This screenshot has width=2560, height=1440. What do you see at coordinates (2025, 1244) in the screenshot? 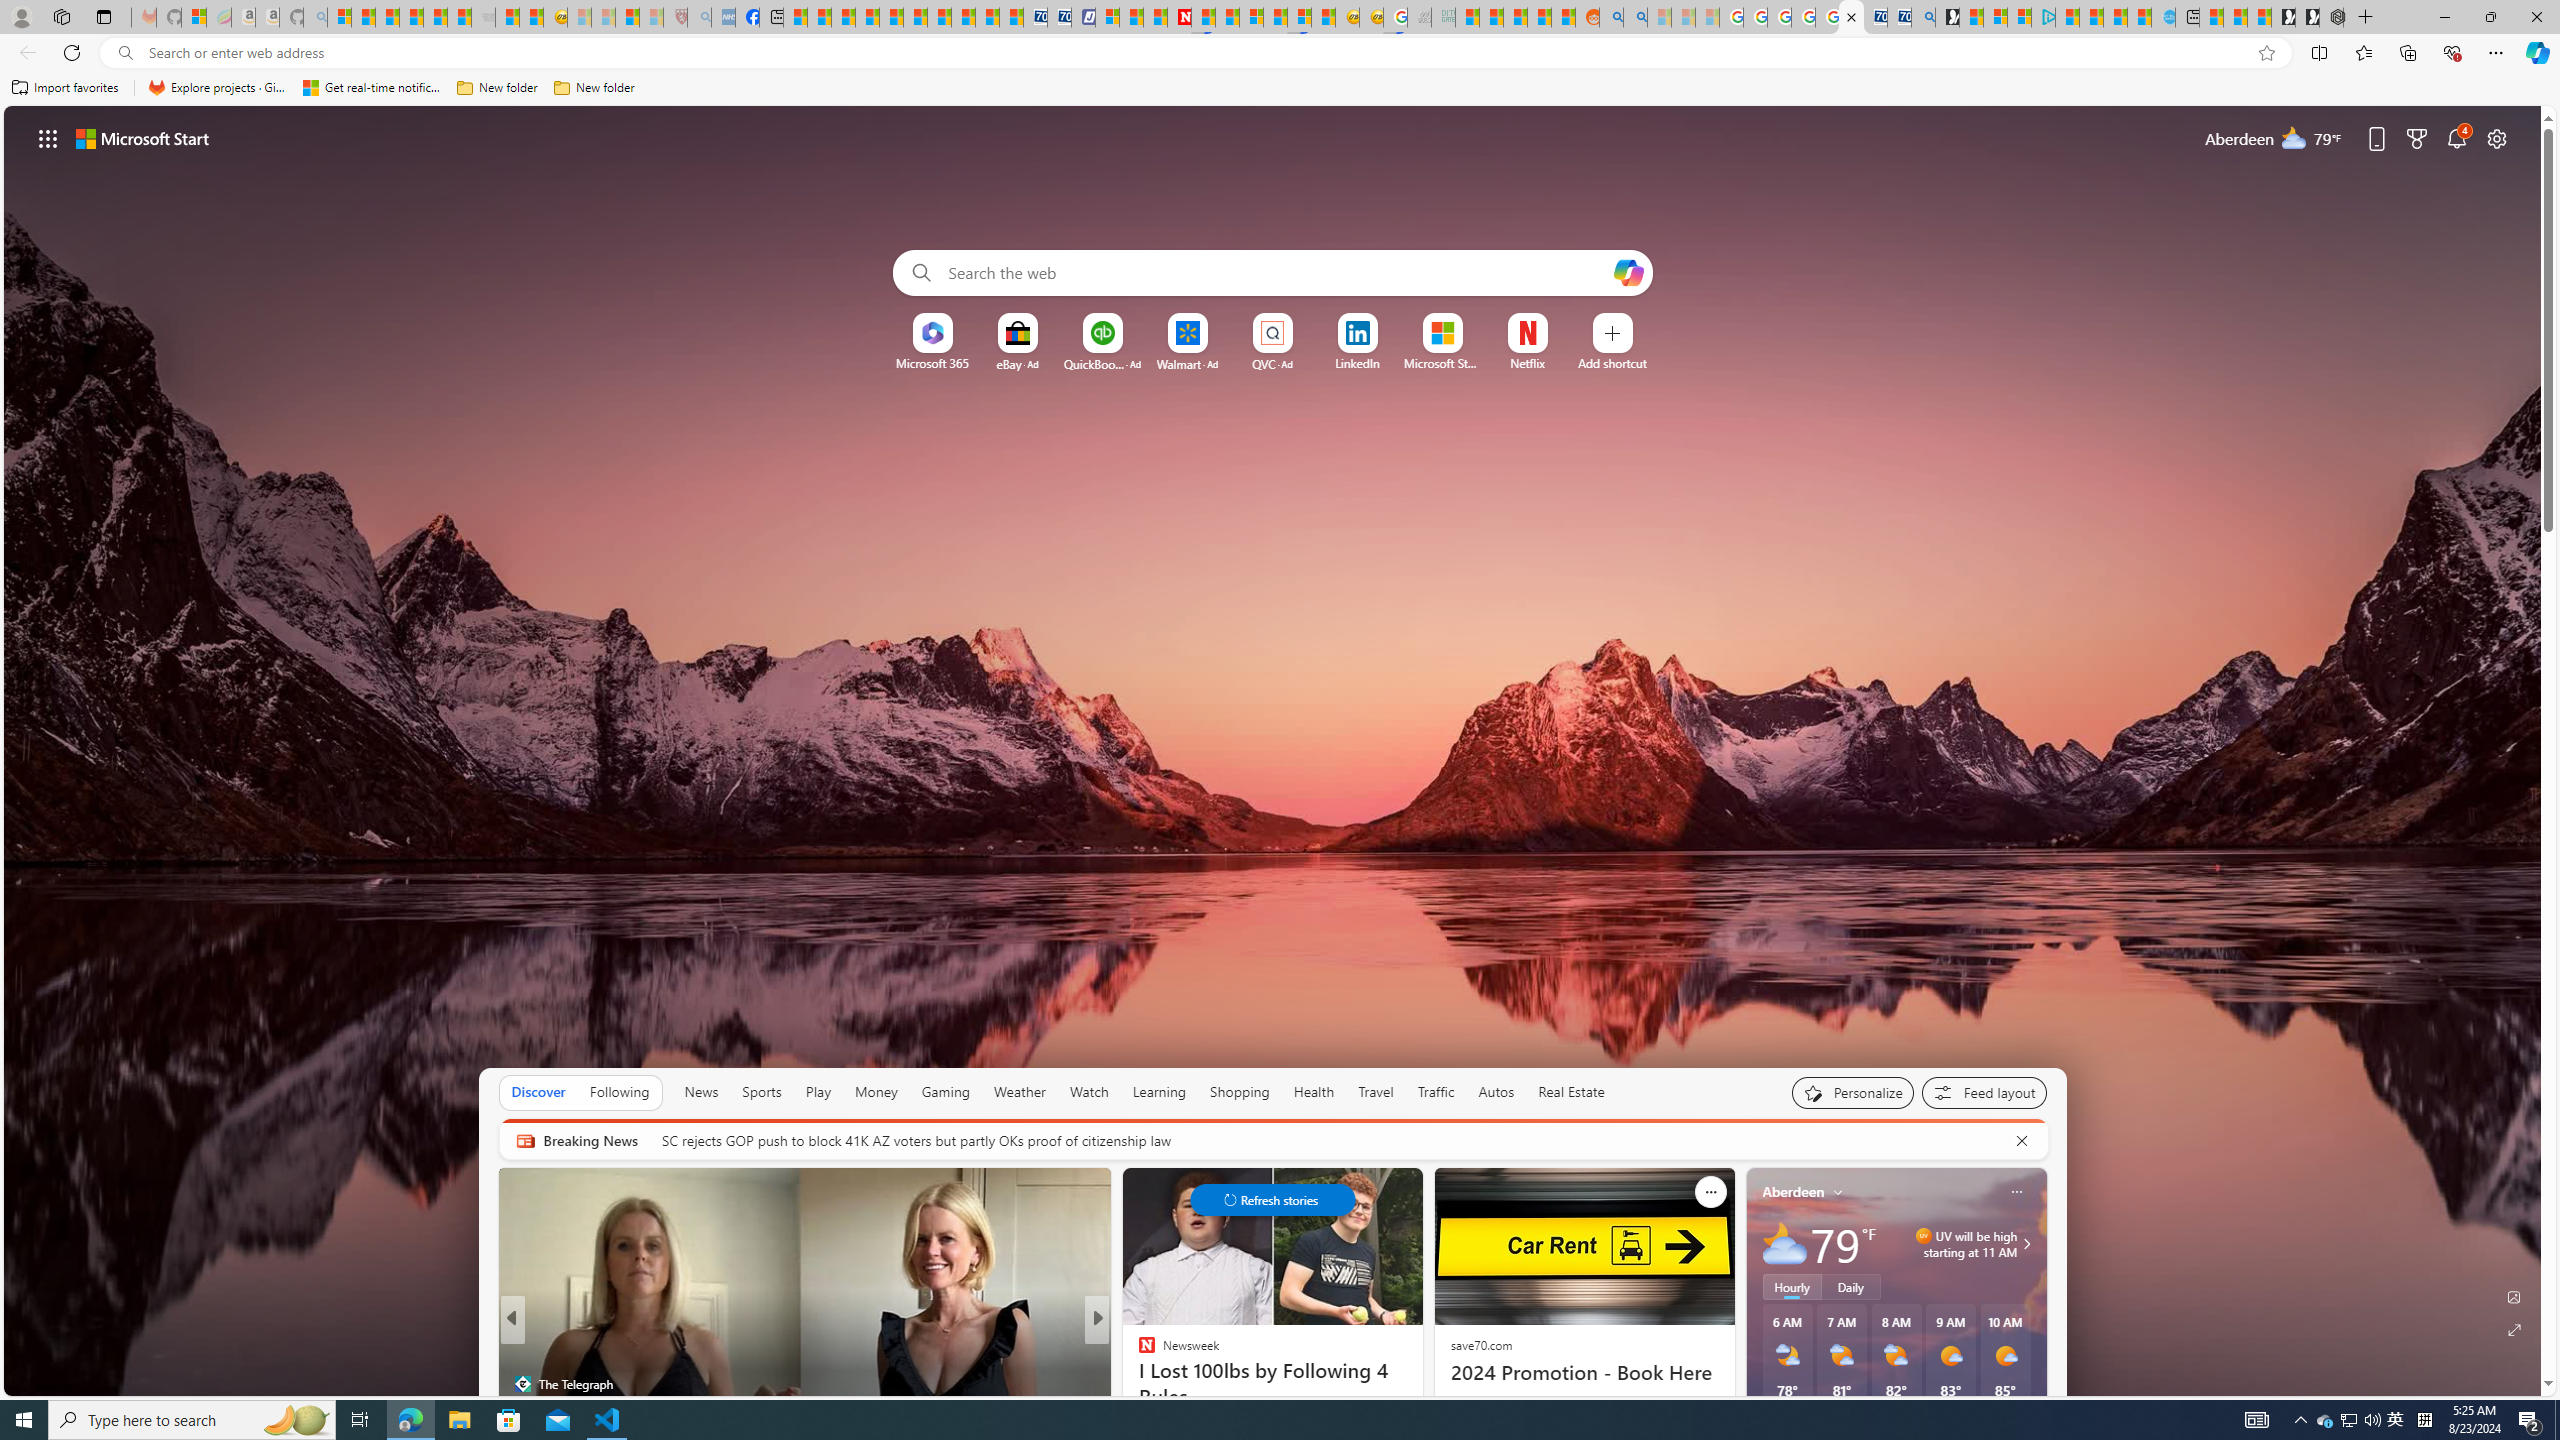
I see `'Class: weather-arrow-glyph'` at bounding box center [2025, 1244].